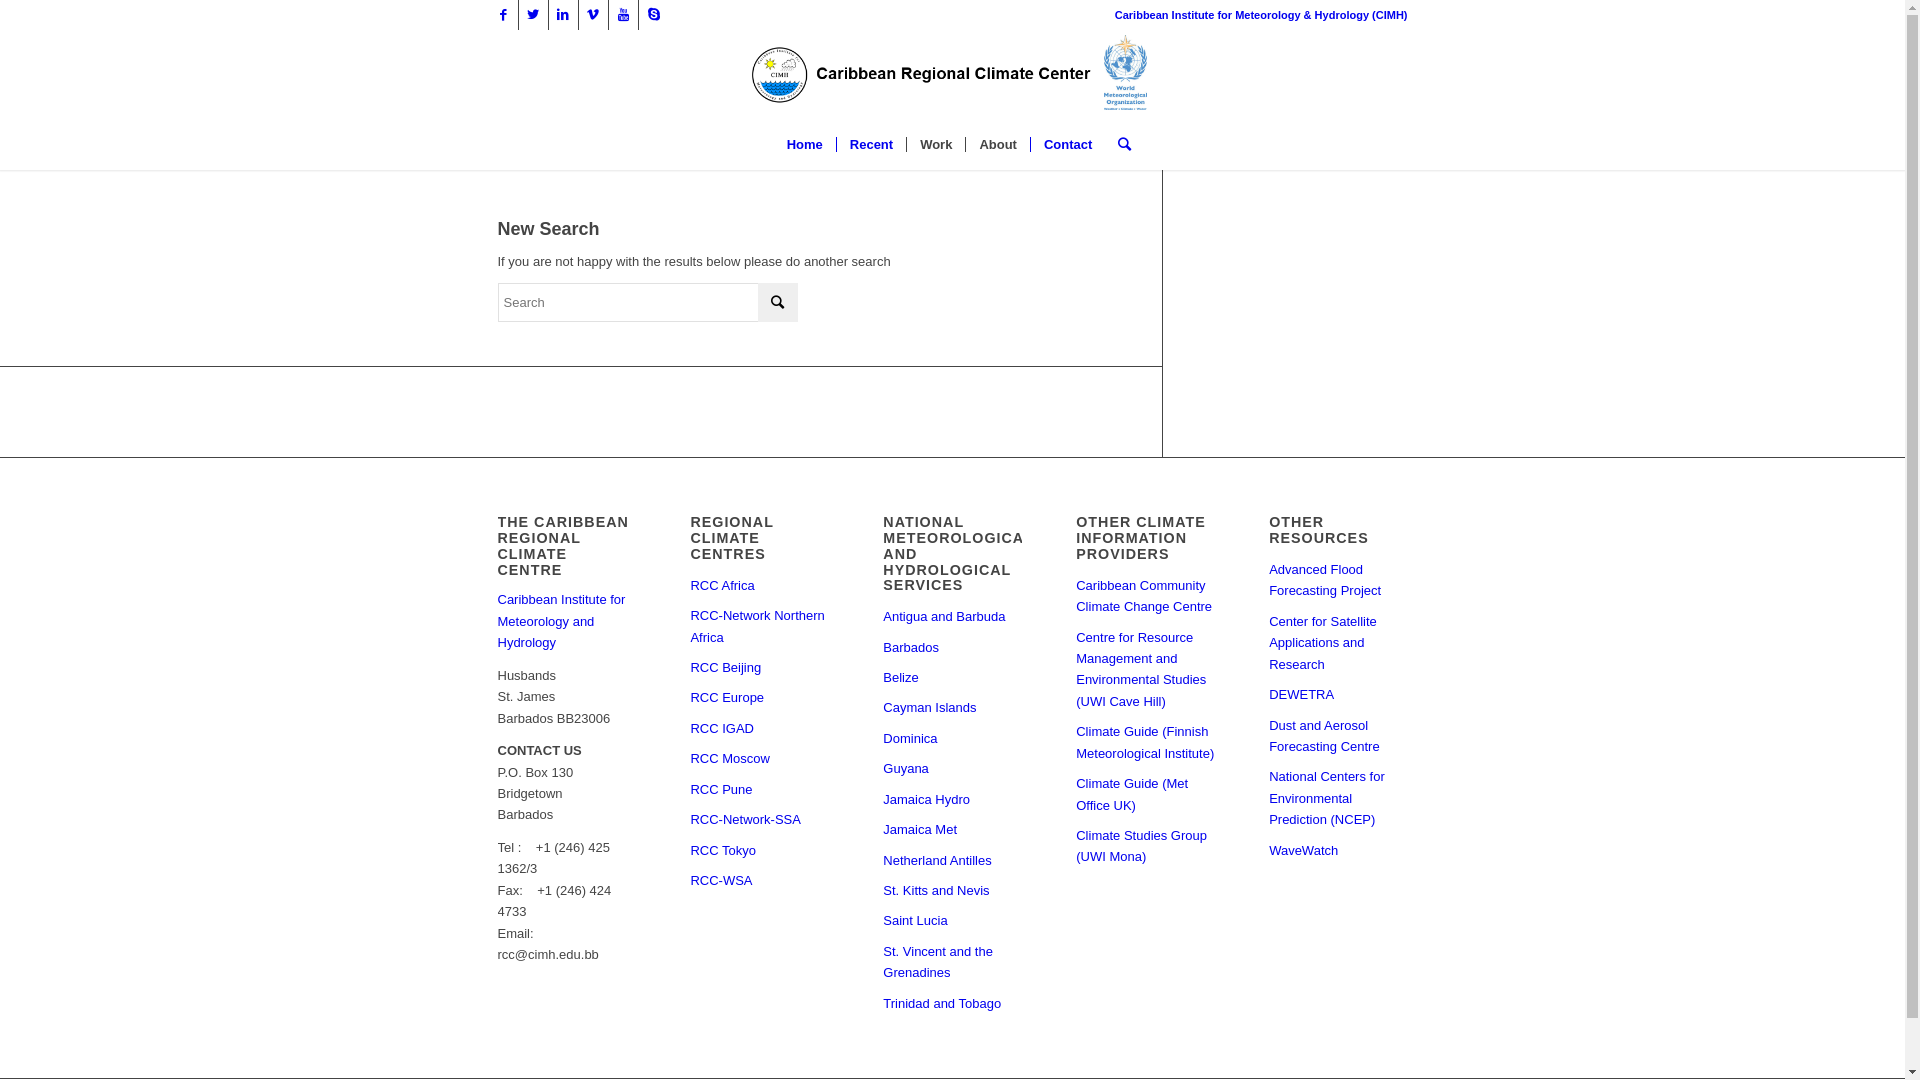 The width and height of the screenshot is (1920, 1080). What do you see at coordinates (652, 15) in the screenshot?
I see `'Skype'` at bounding box center [652, 15].